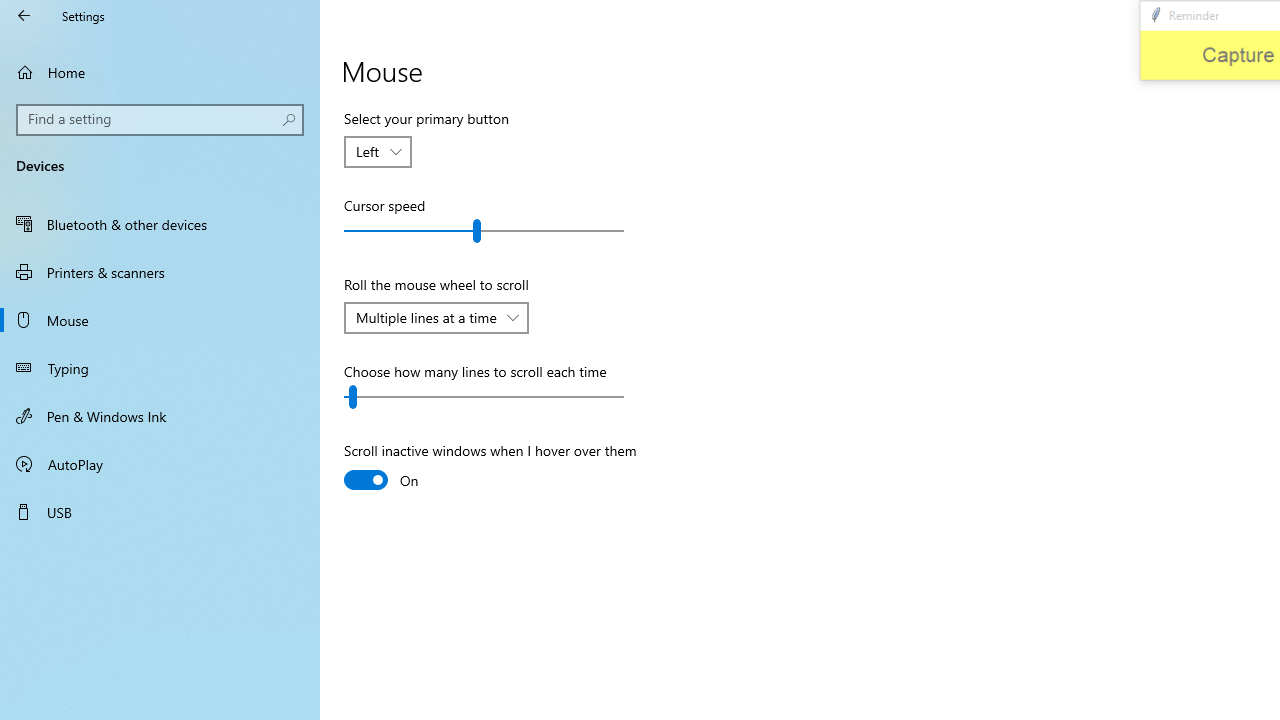 Image resolution: width=1280 pixels, height=720 pixels. I want to click on 'Cursor speed', so click(484, 230).